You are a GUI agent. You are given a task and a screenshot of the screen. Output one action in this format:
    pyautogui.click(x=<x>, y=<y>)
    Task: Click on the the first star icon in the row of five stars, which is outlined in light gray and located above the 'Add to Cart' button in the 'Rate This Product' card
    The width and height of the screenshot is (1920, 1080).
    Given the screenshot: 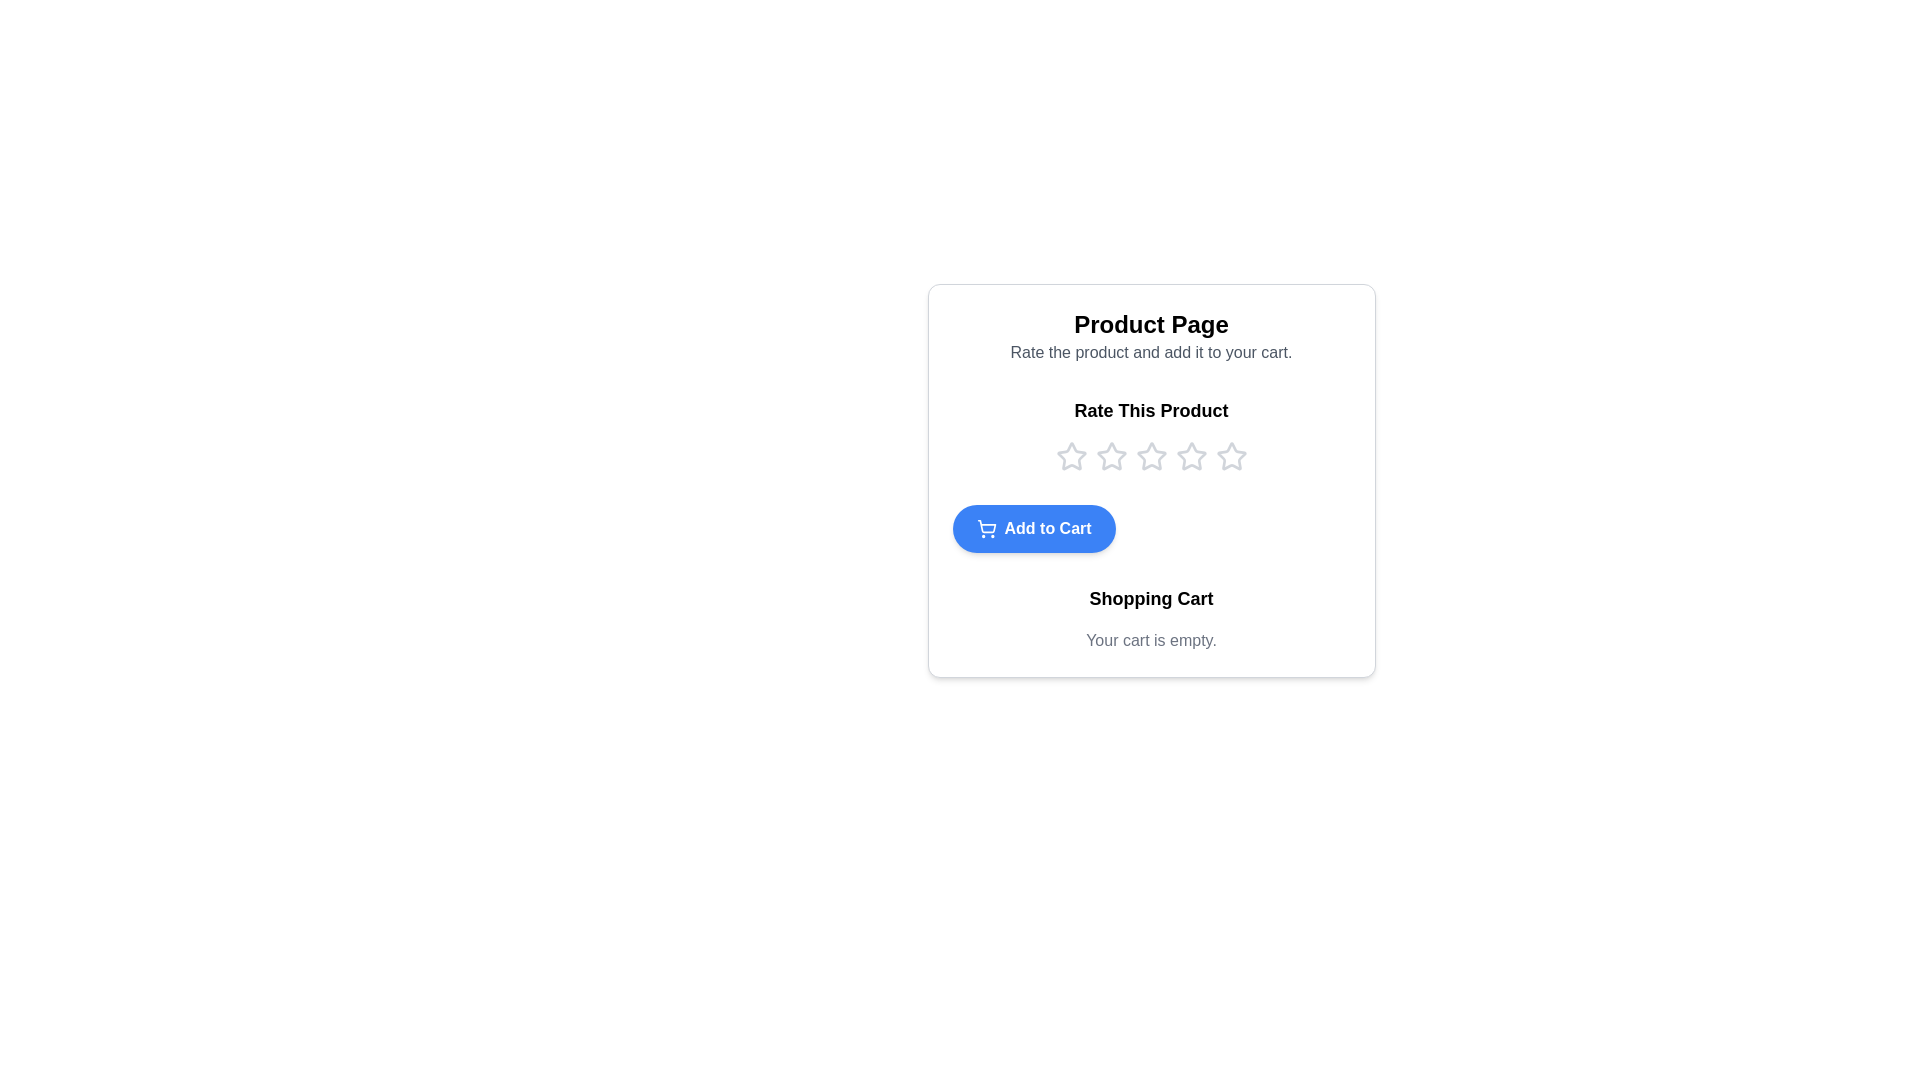 What is the action you would take?
    pyautogui.click(x=1070, y=456)
    